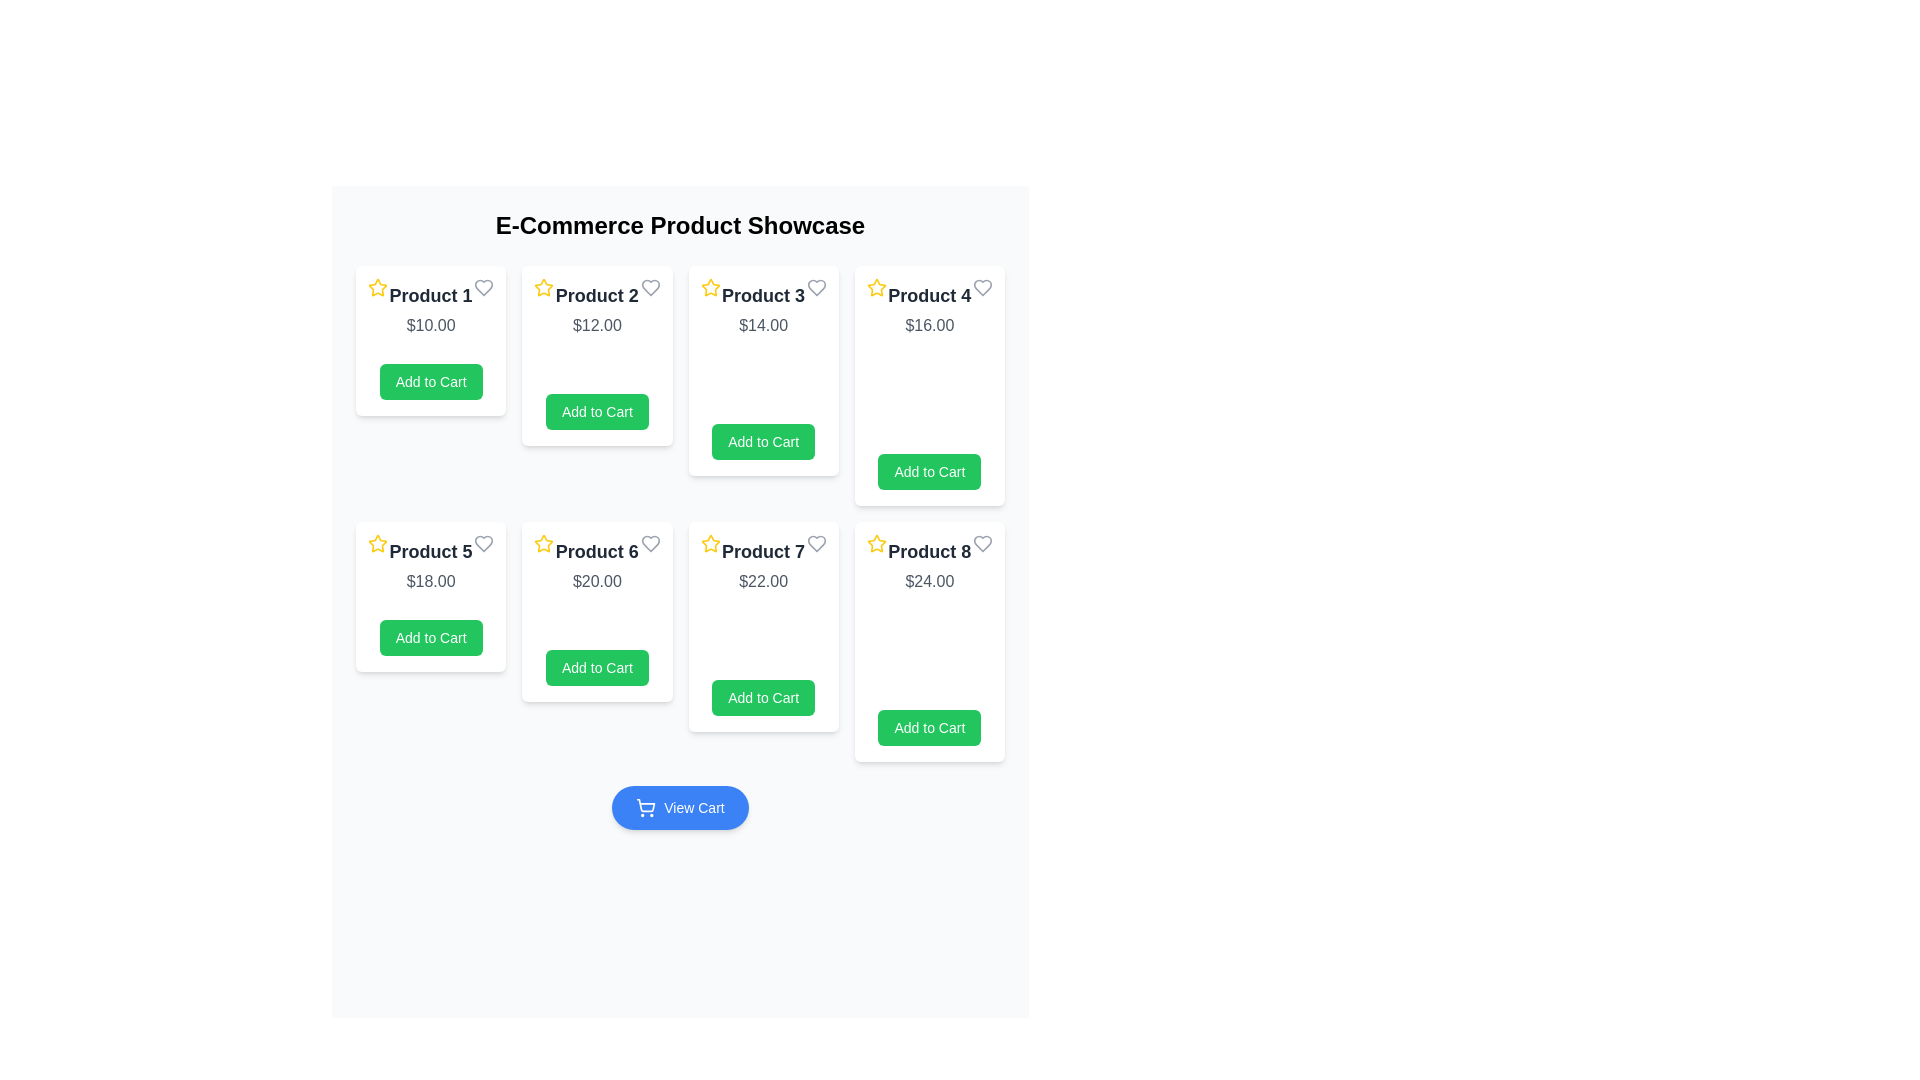  Describe the element at coordinates (983, 543) in the screenshot. I see `the heart-shaped wishlist icon located in the top-right corner of the 'Product 8' card to change its color from light gray to red` at that location.